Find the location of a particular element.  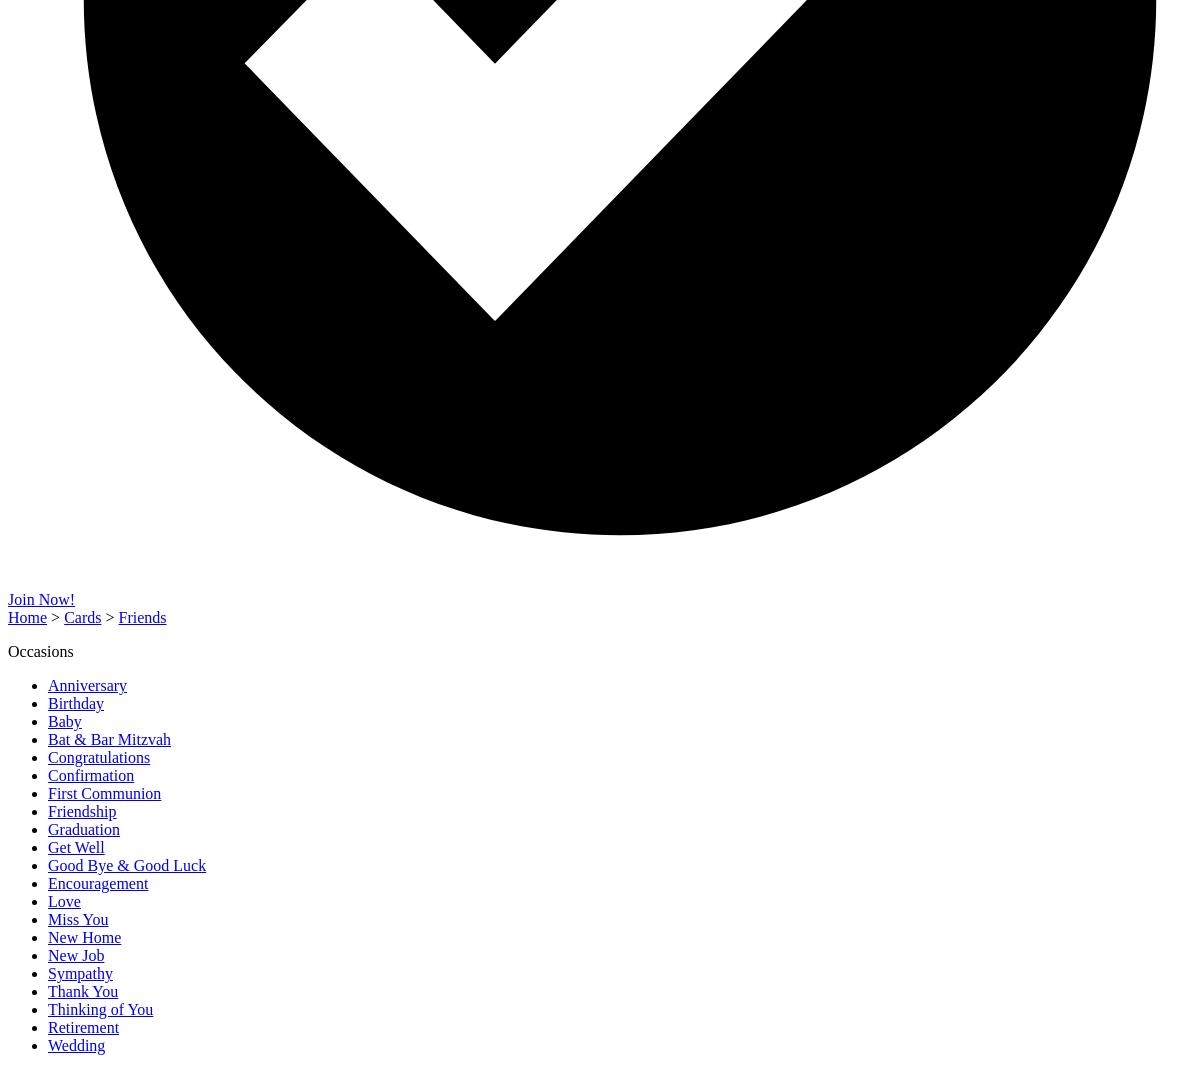

'Get Well' is located at coordinates (48, 847).